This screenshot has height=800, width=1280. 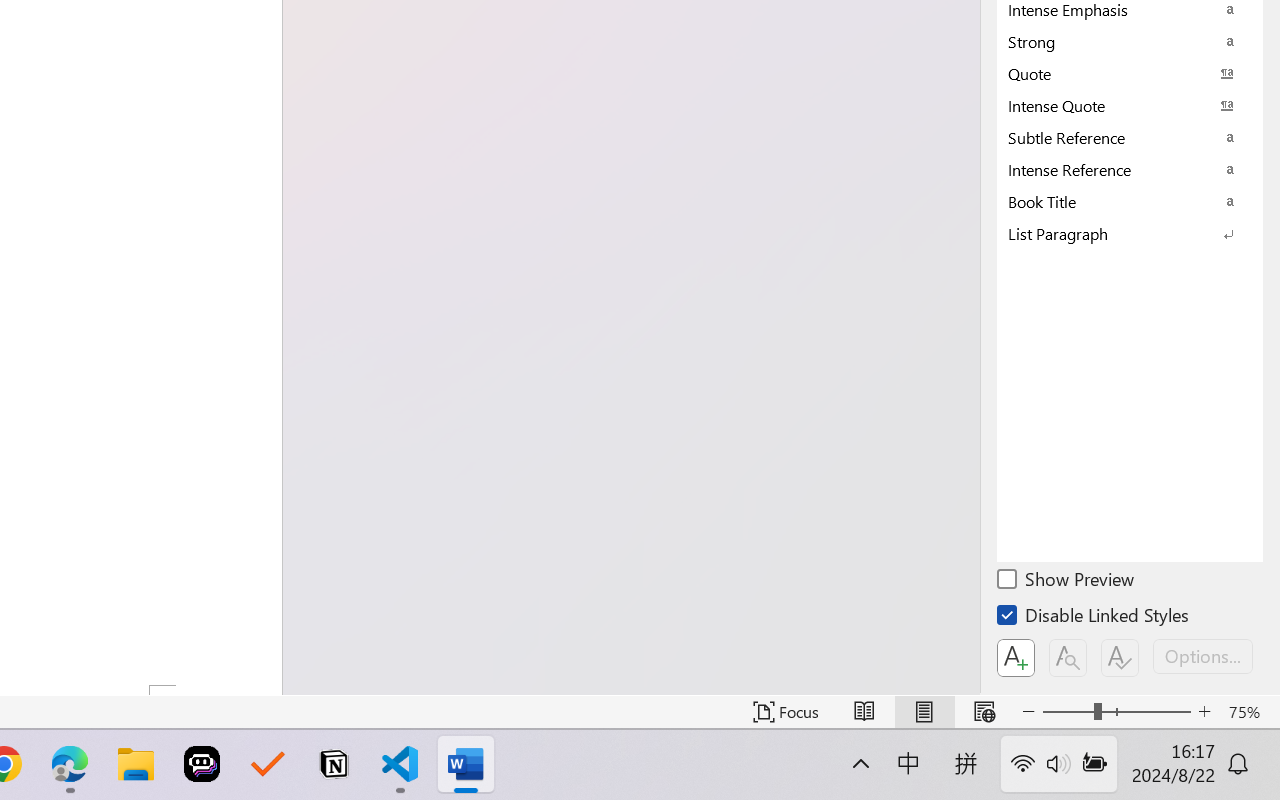 I want to click on 'Quote', so click(x=1130, y=73).